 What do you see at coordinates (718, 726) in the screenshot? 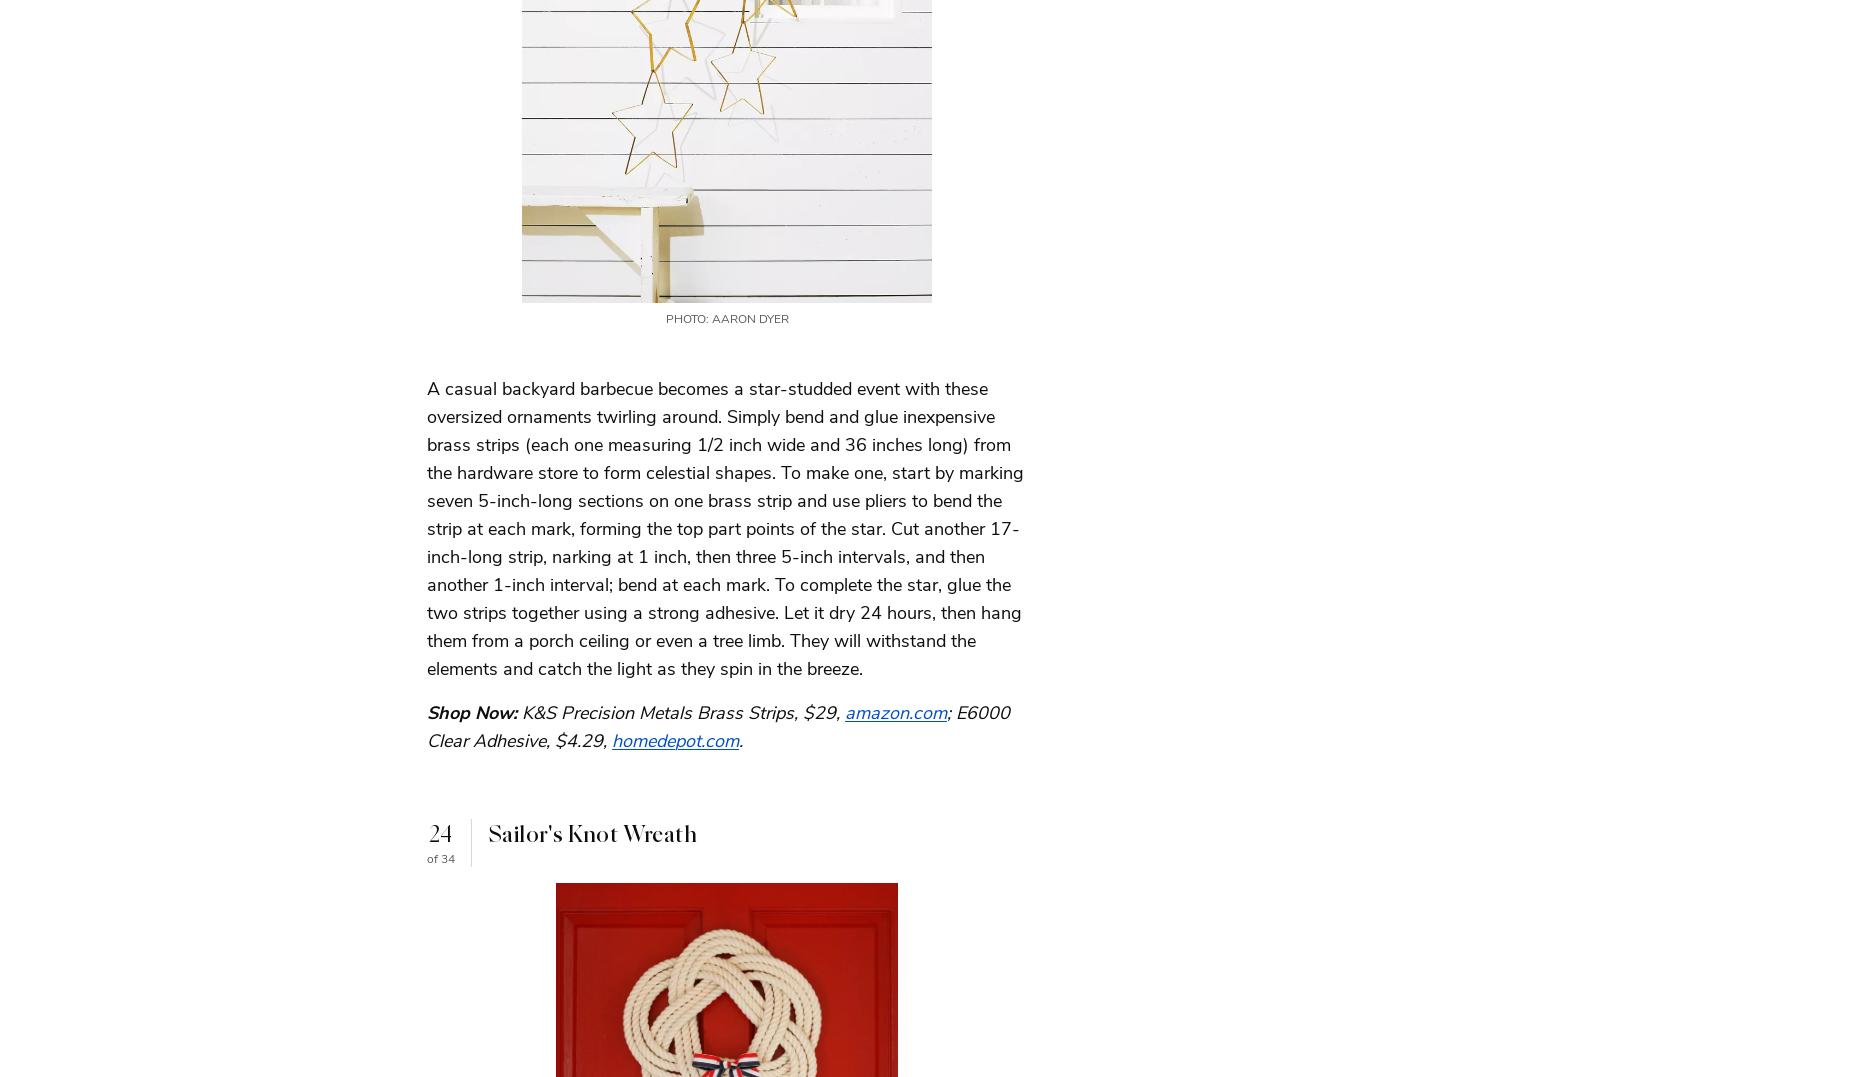
I see `'; E6000 Clear Adhesive, $4.29,'` at bounding box center [718, 726].